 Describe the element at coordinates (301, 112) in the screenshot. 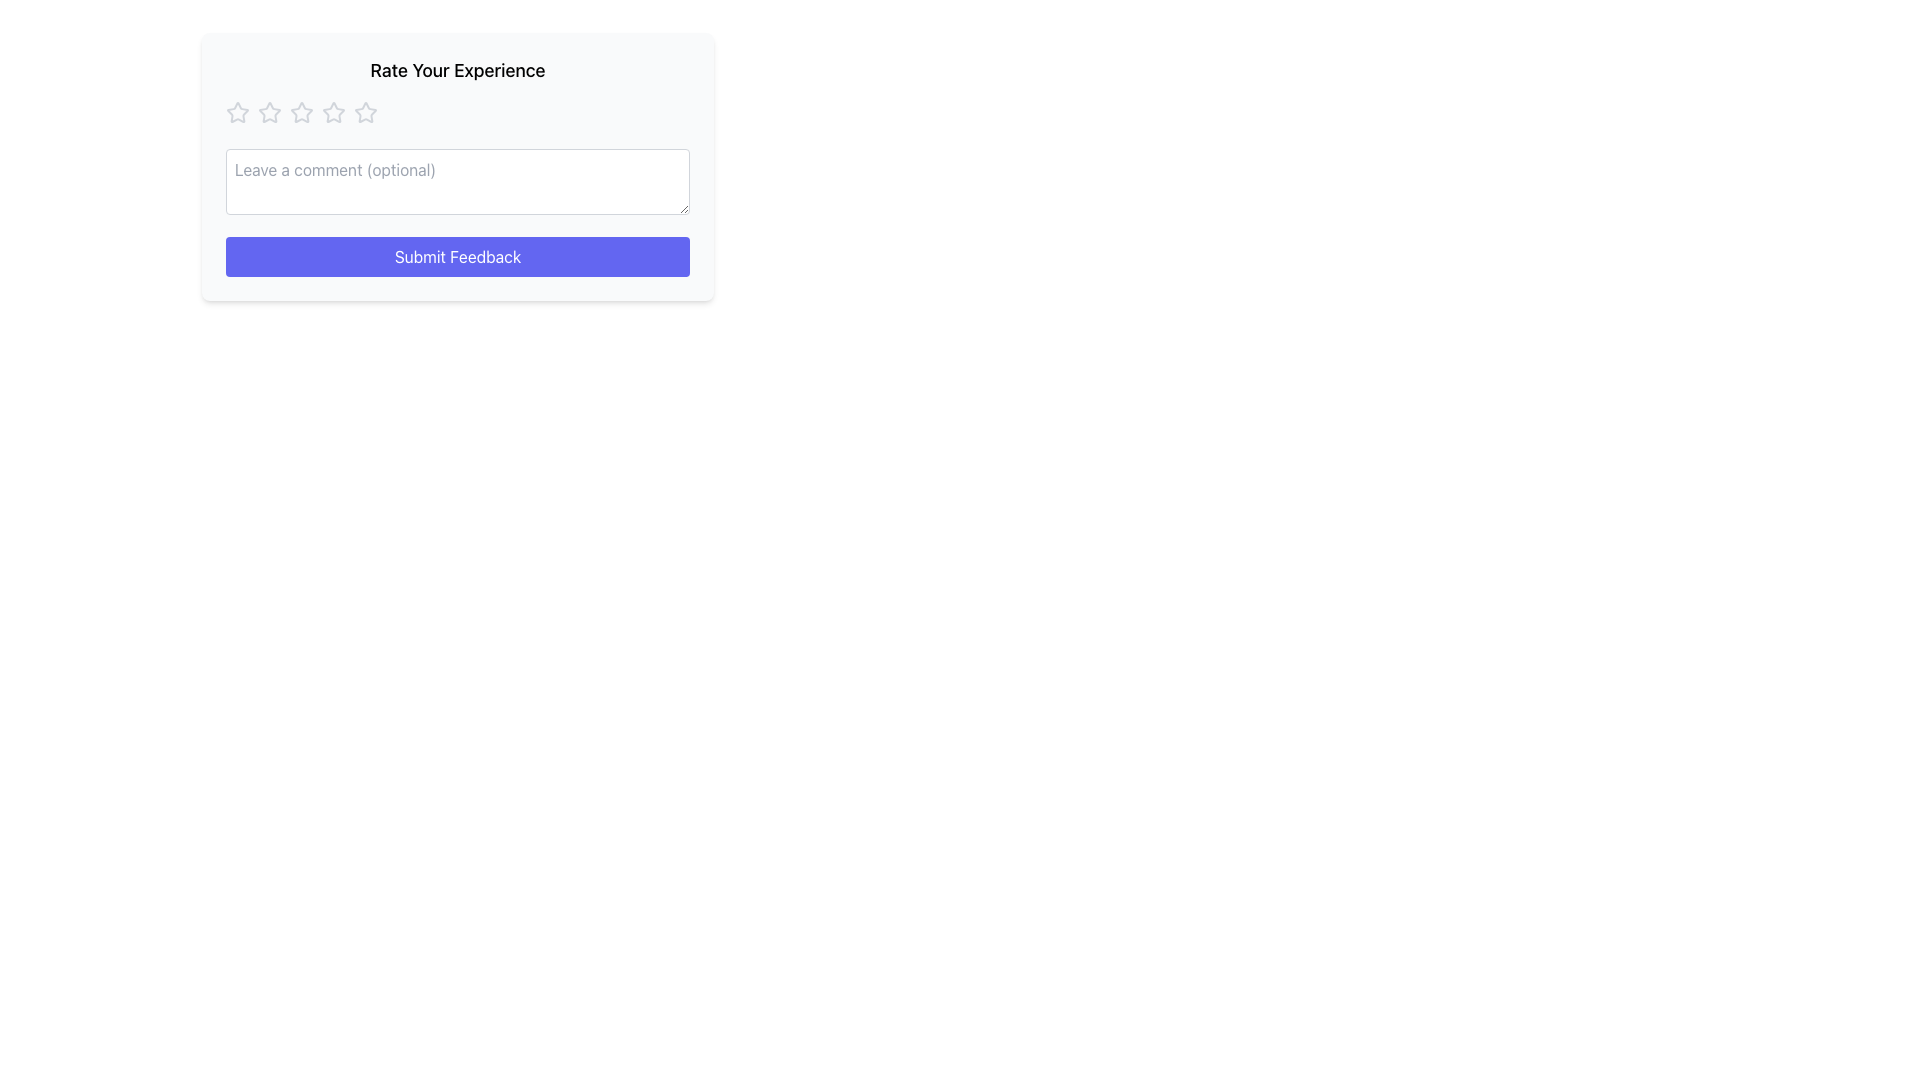

I see `the fourth rating star icon` at that location.